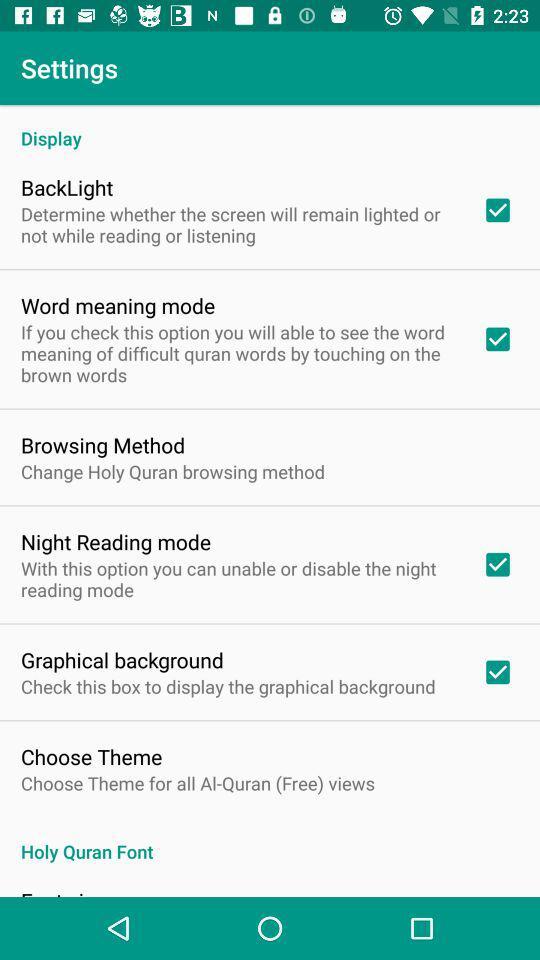  I want to click on if you check item, so click(238, 353).